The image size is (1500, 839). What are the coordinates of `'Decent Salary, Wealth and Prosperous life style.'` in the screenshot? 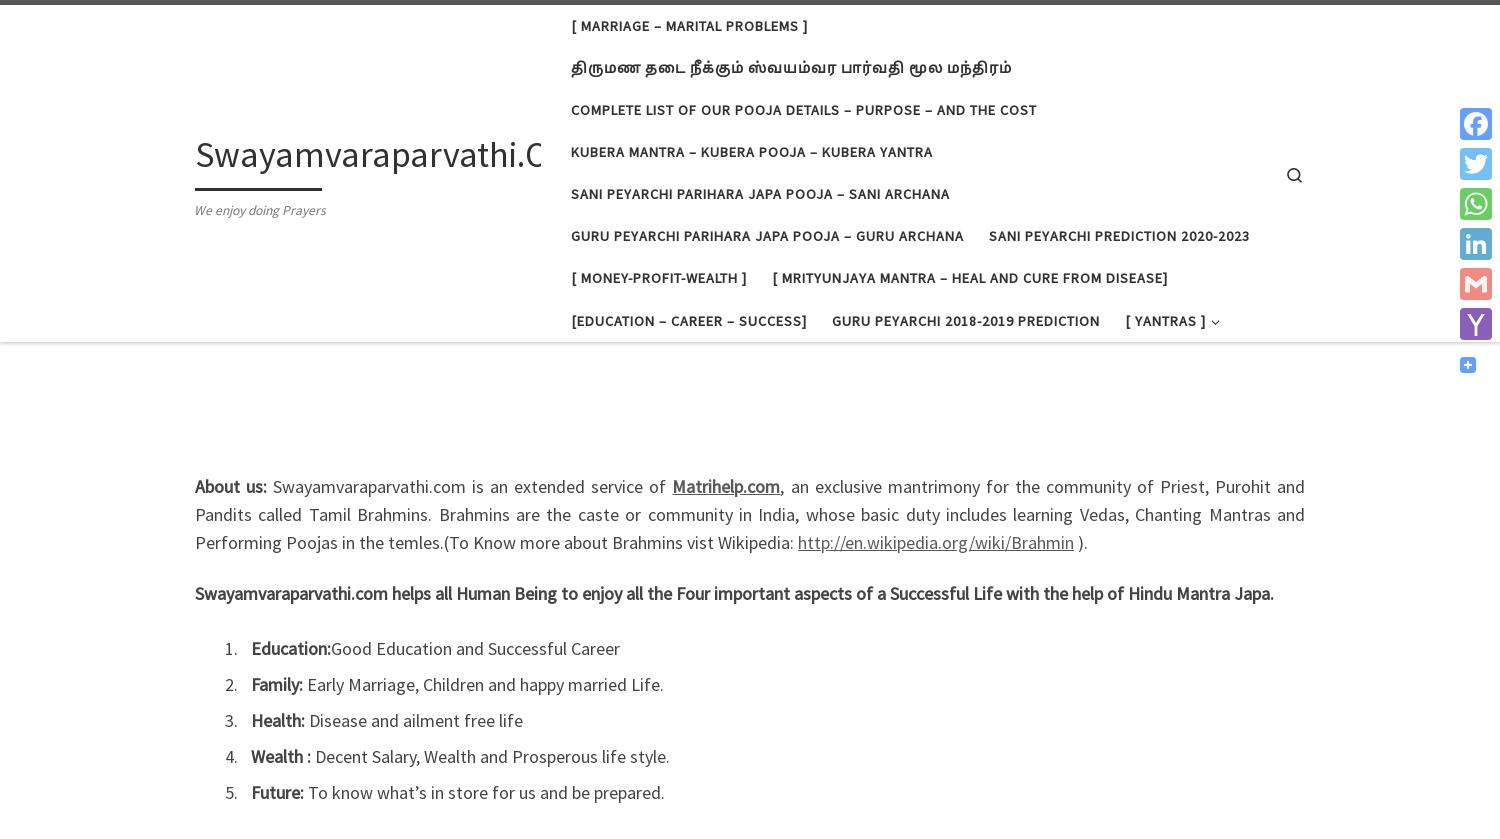 It's located at (491, 755).